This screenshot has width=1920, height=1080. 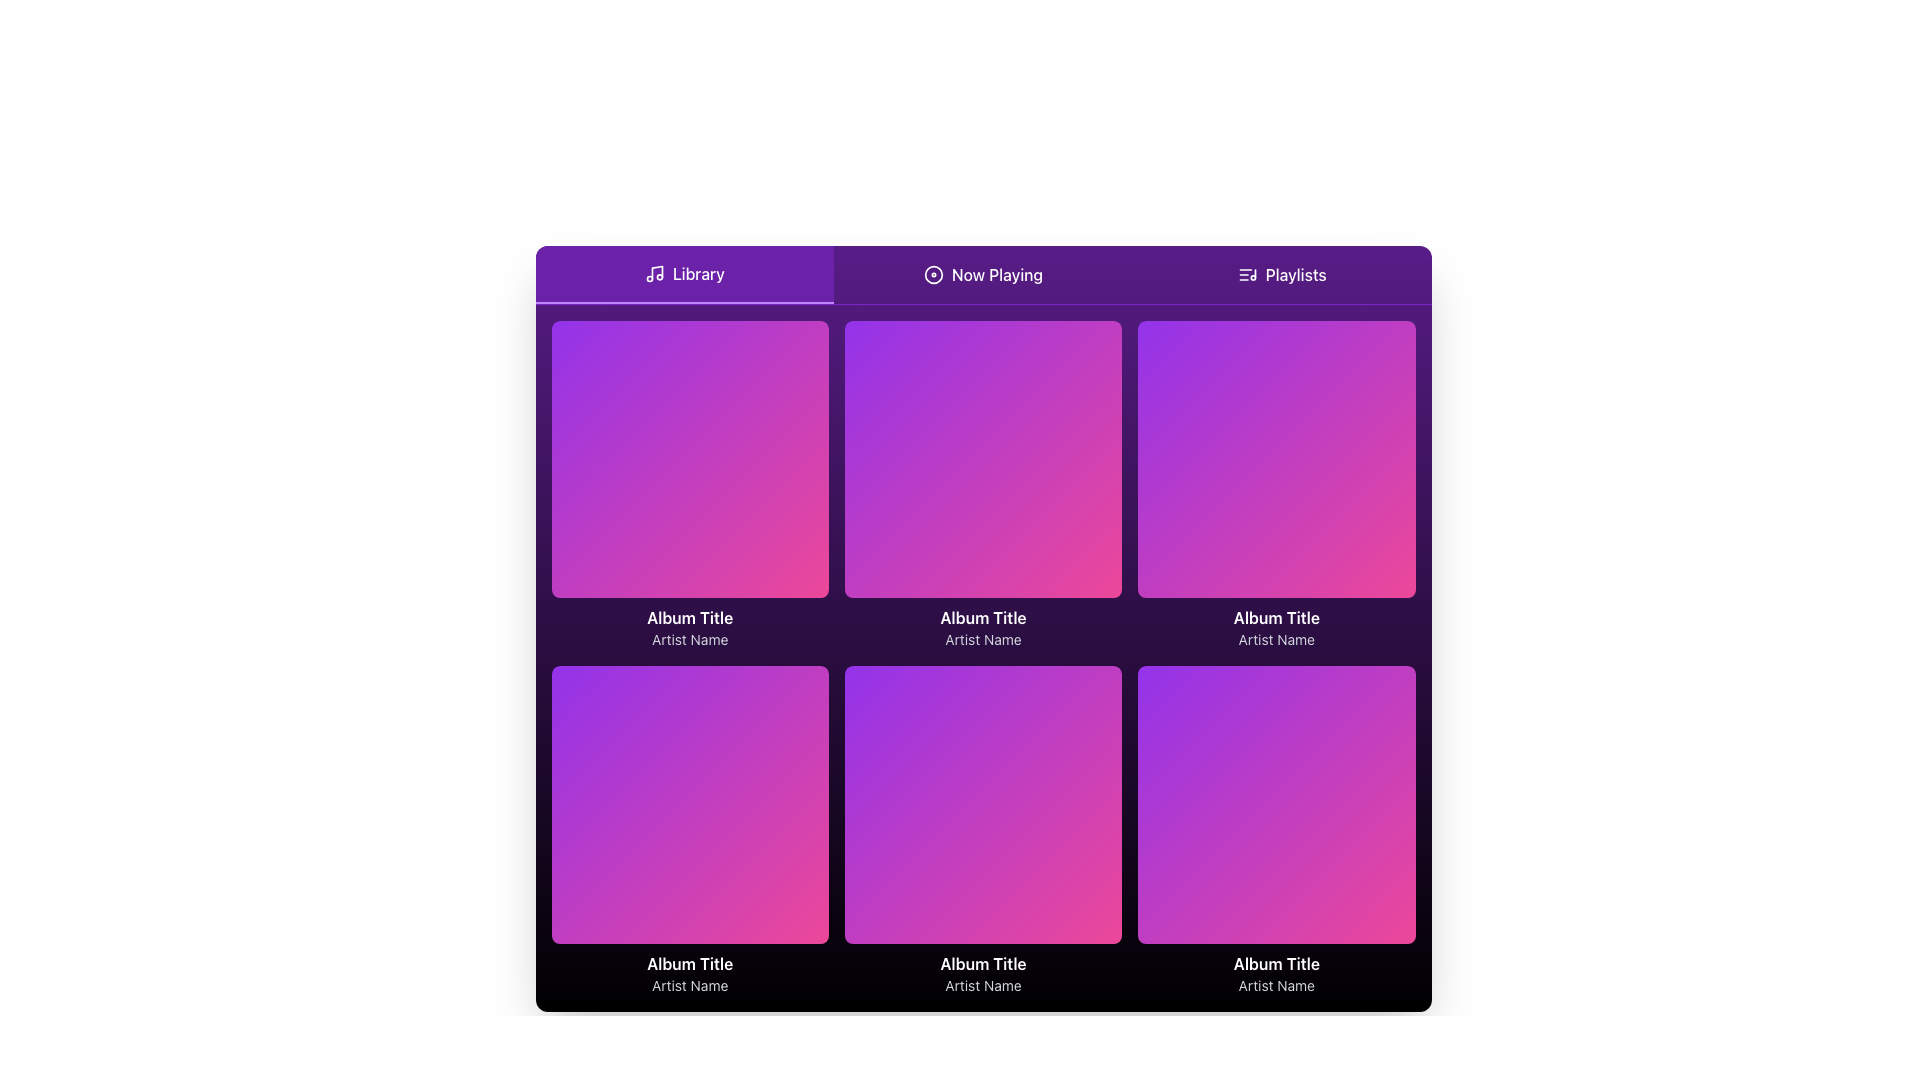 What do you see at coordinates (983, 640) in the screenshot?
I see `the text element displaying 'Artist Name' which is styled with a smaller font and light gray color, located directly below the 'Album Title' in the central card of a grid layout` at bounding box center [983, 640].